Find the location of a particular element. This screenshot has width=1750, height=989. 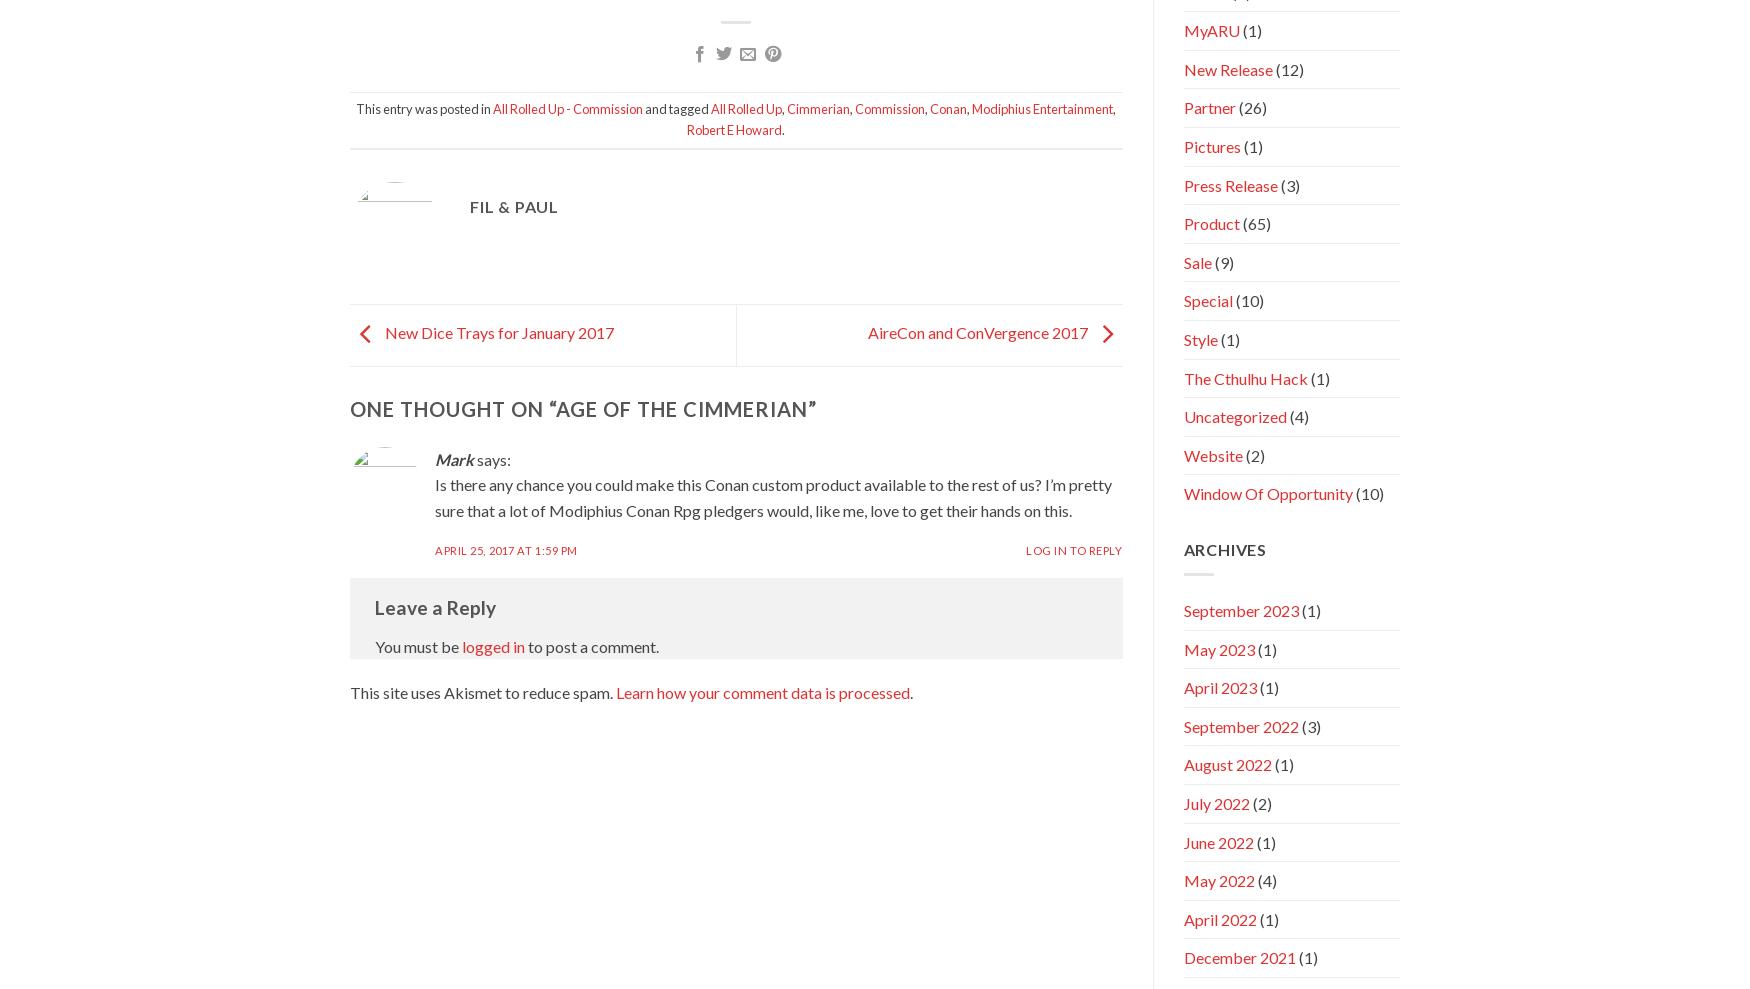

'One thought on “' is located at coordinates (453, 407).